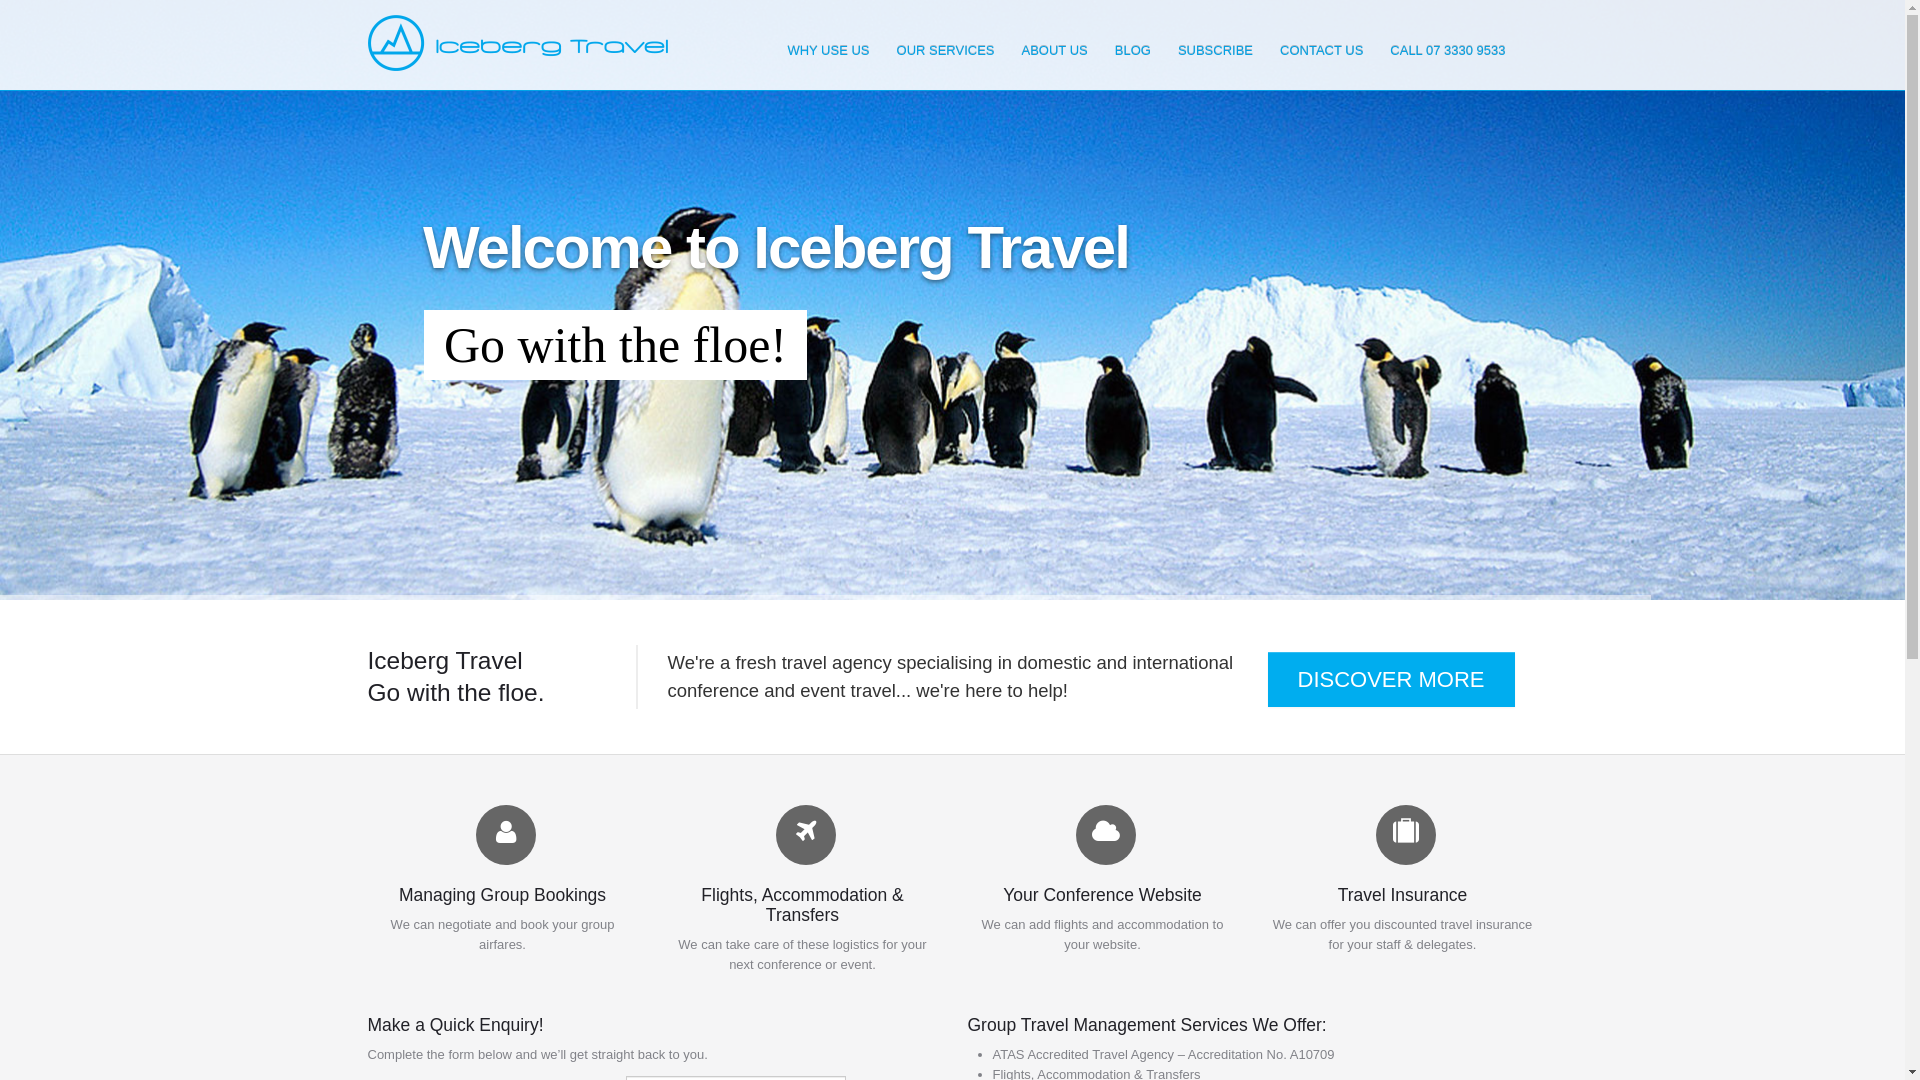 The width and height of the screenshot is (1920, 1080). Describe the element at coordinates (1321, 49) in the screenshot. I see `'CONTACT US'` at that location.